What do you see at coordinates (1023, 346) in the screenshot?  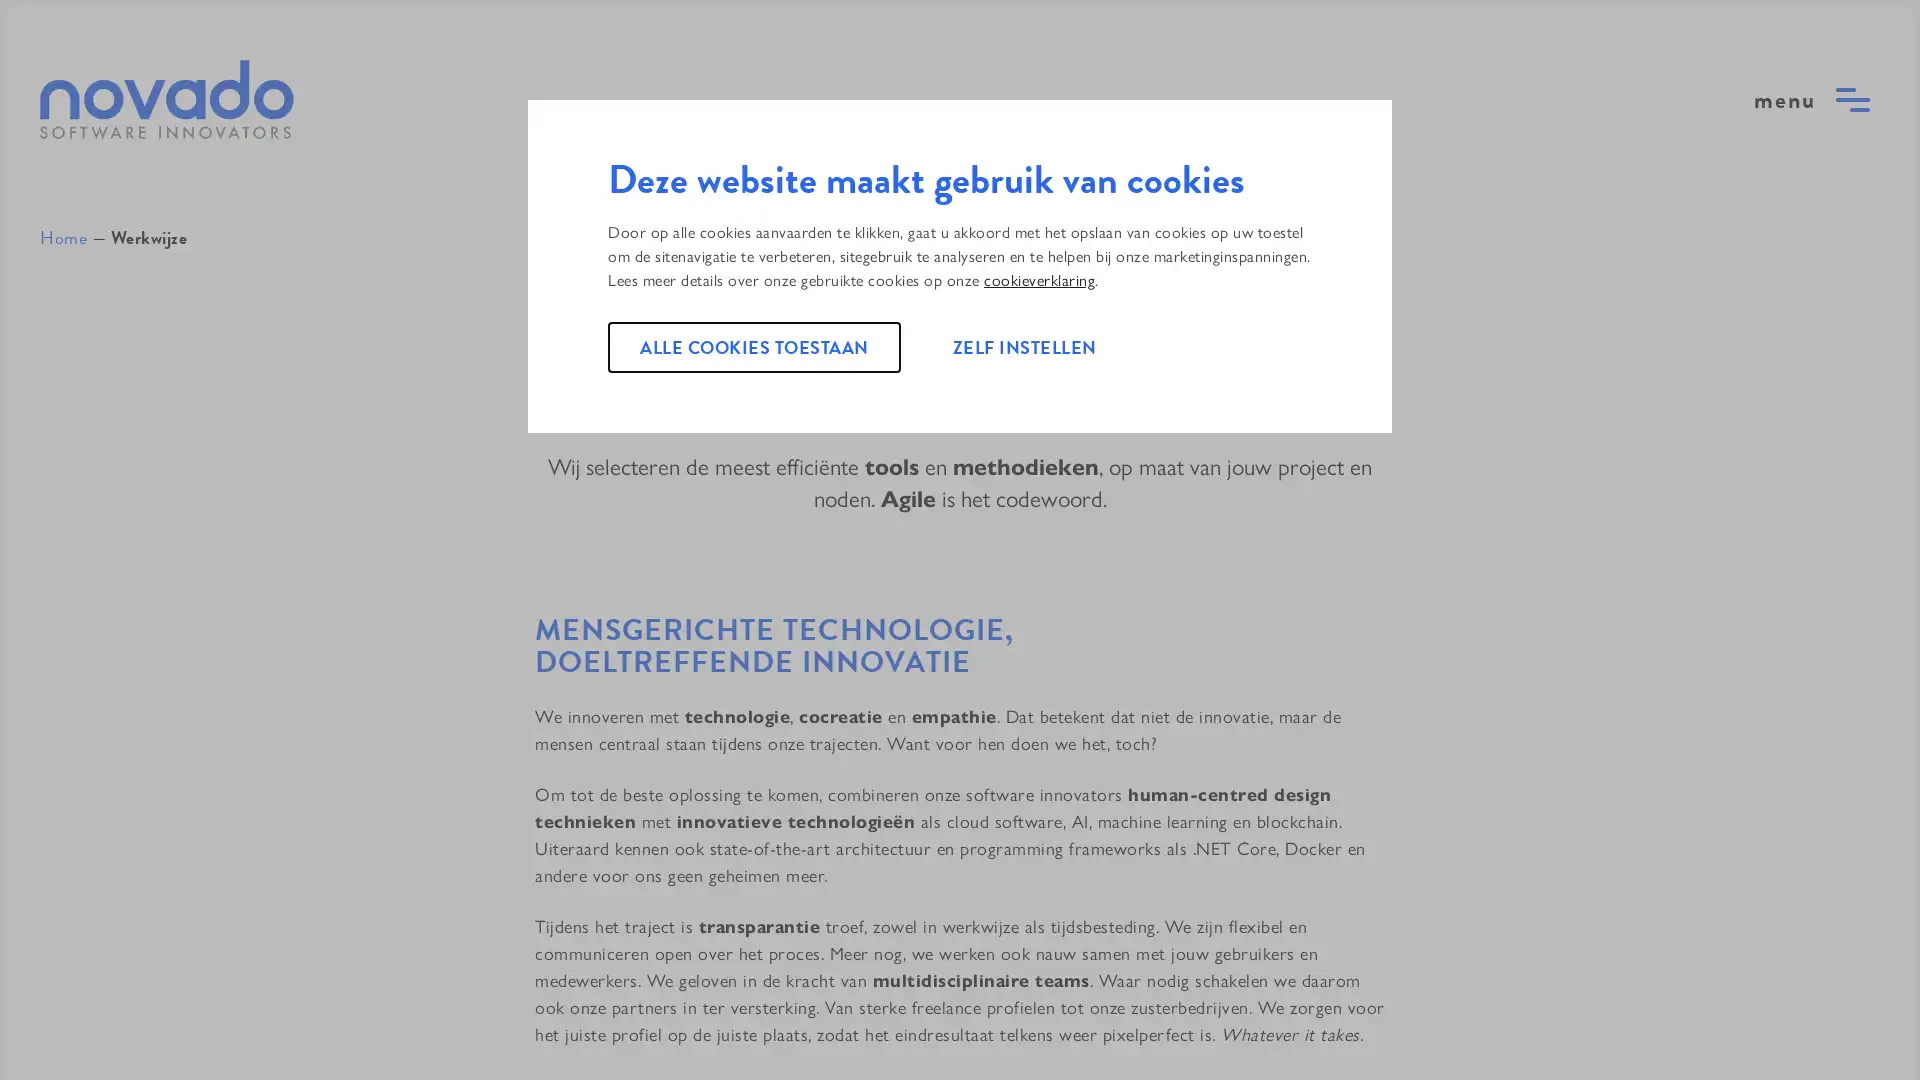 I see `ZELF INSTELLEN` at bounding box center [1023, 346].